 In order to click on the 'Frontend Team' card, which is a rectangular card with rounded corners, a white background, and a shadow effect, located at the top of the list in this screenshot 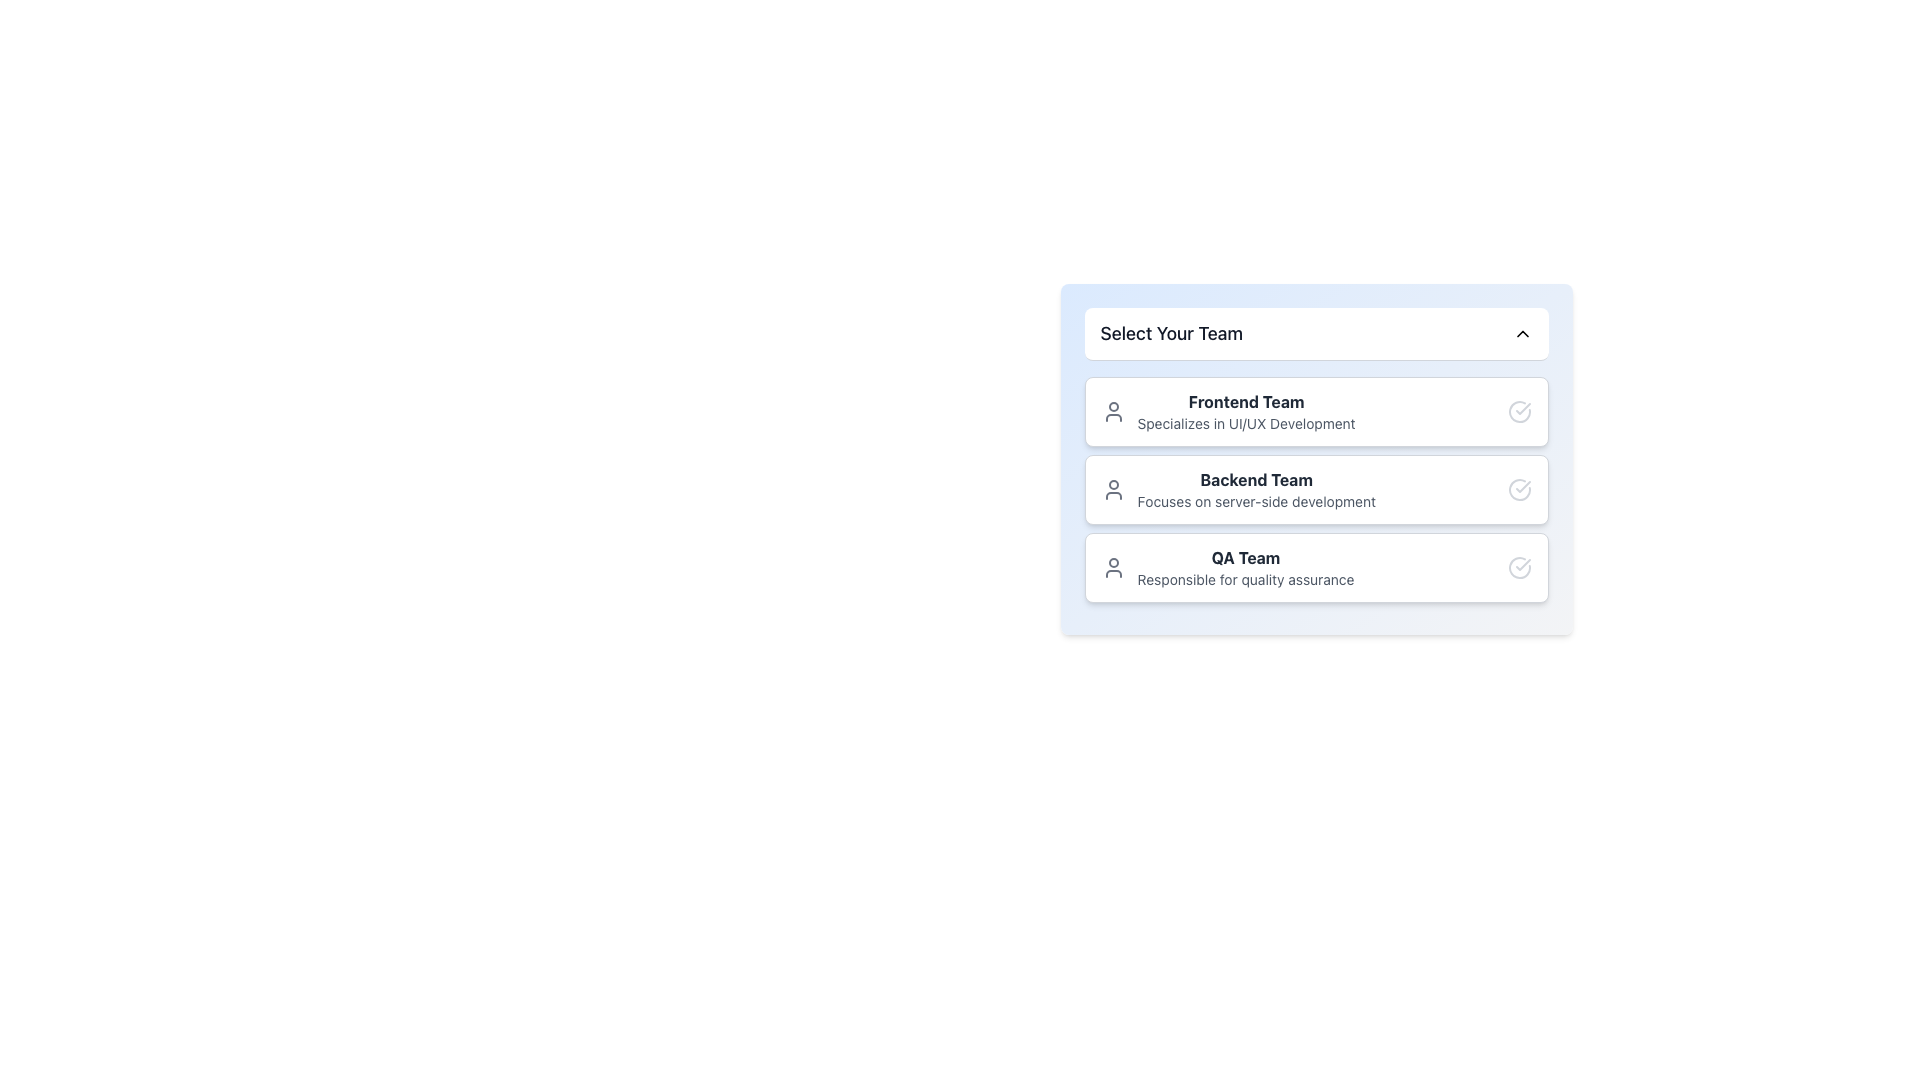, I will do `click(1316, 411)`.